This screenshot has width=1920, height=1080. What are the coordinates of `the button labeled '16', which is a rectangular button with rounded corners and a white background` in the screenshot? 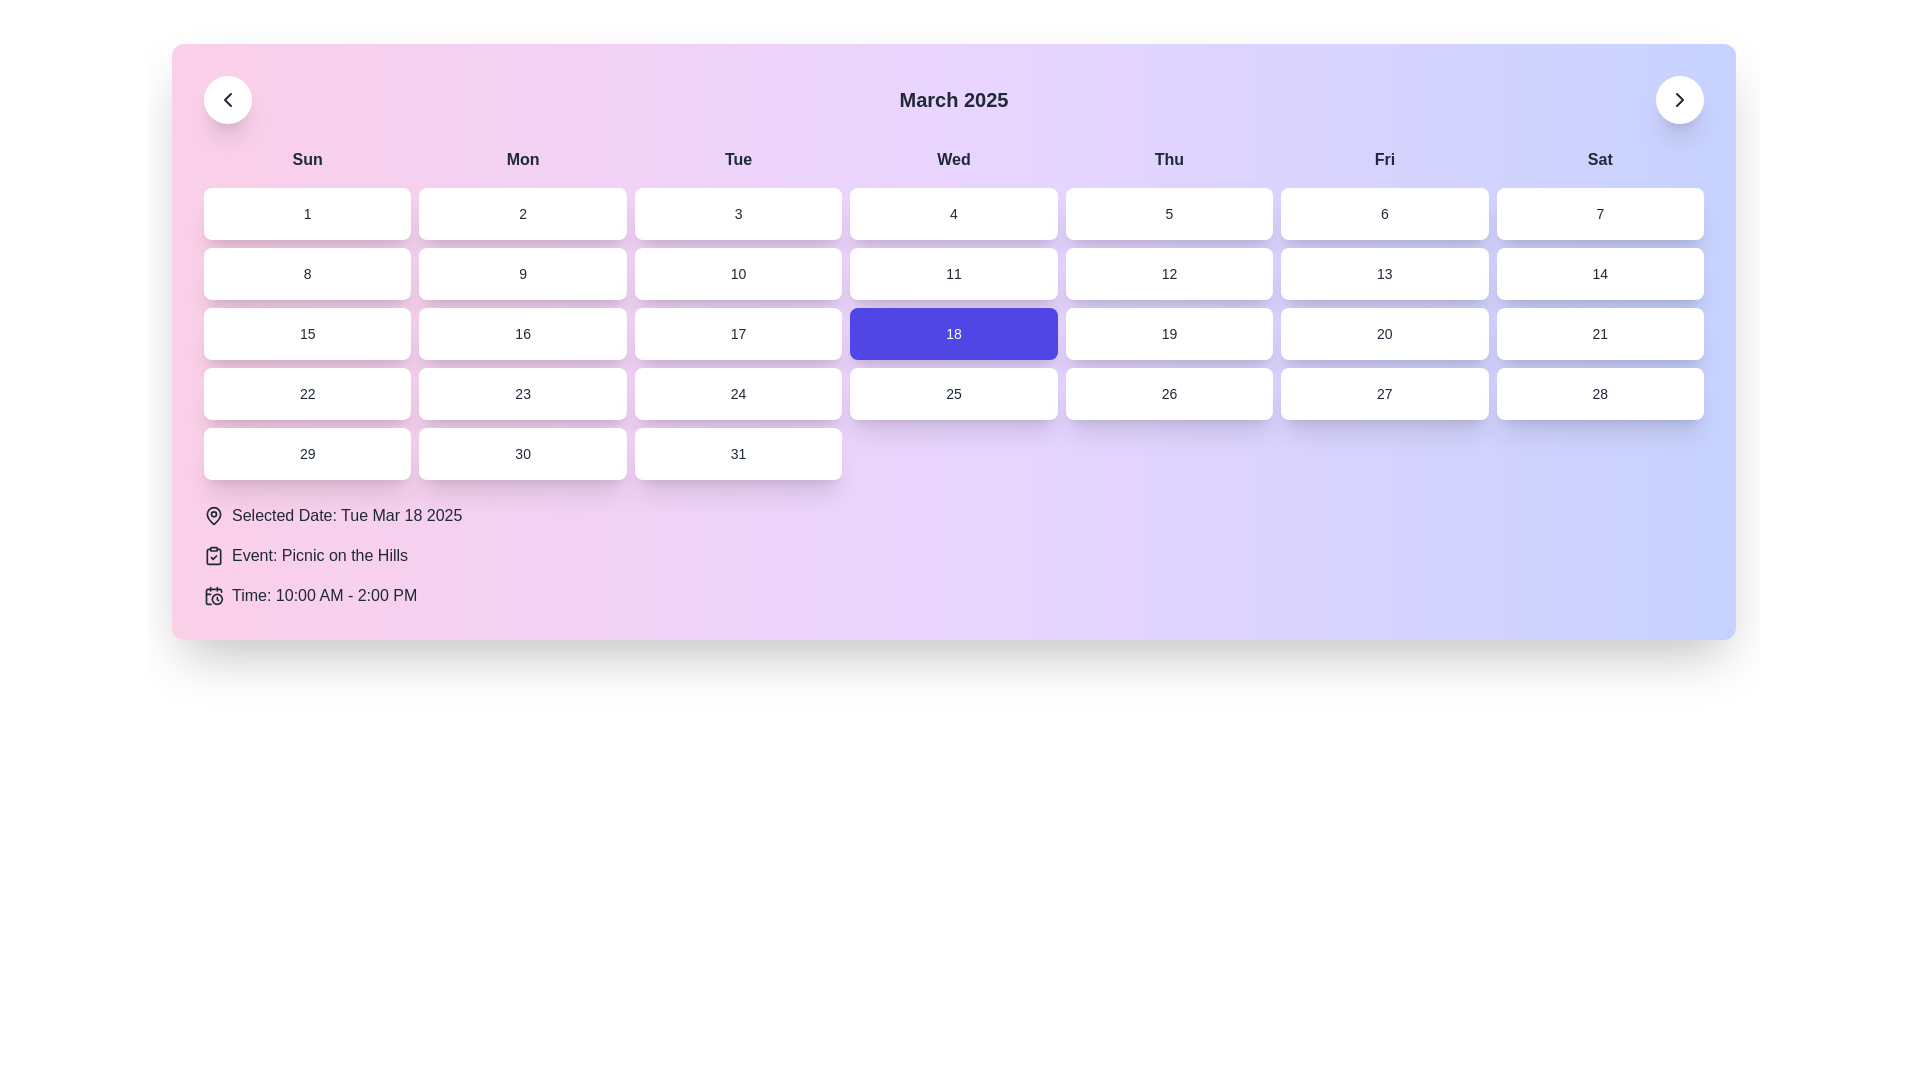 It's located at (523, 333).